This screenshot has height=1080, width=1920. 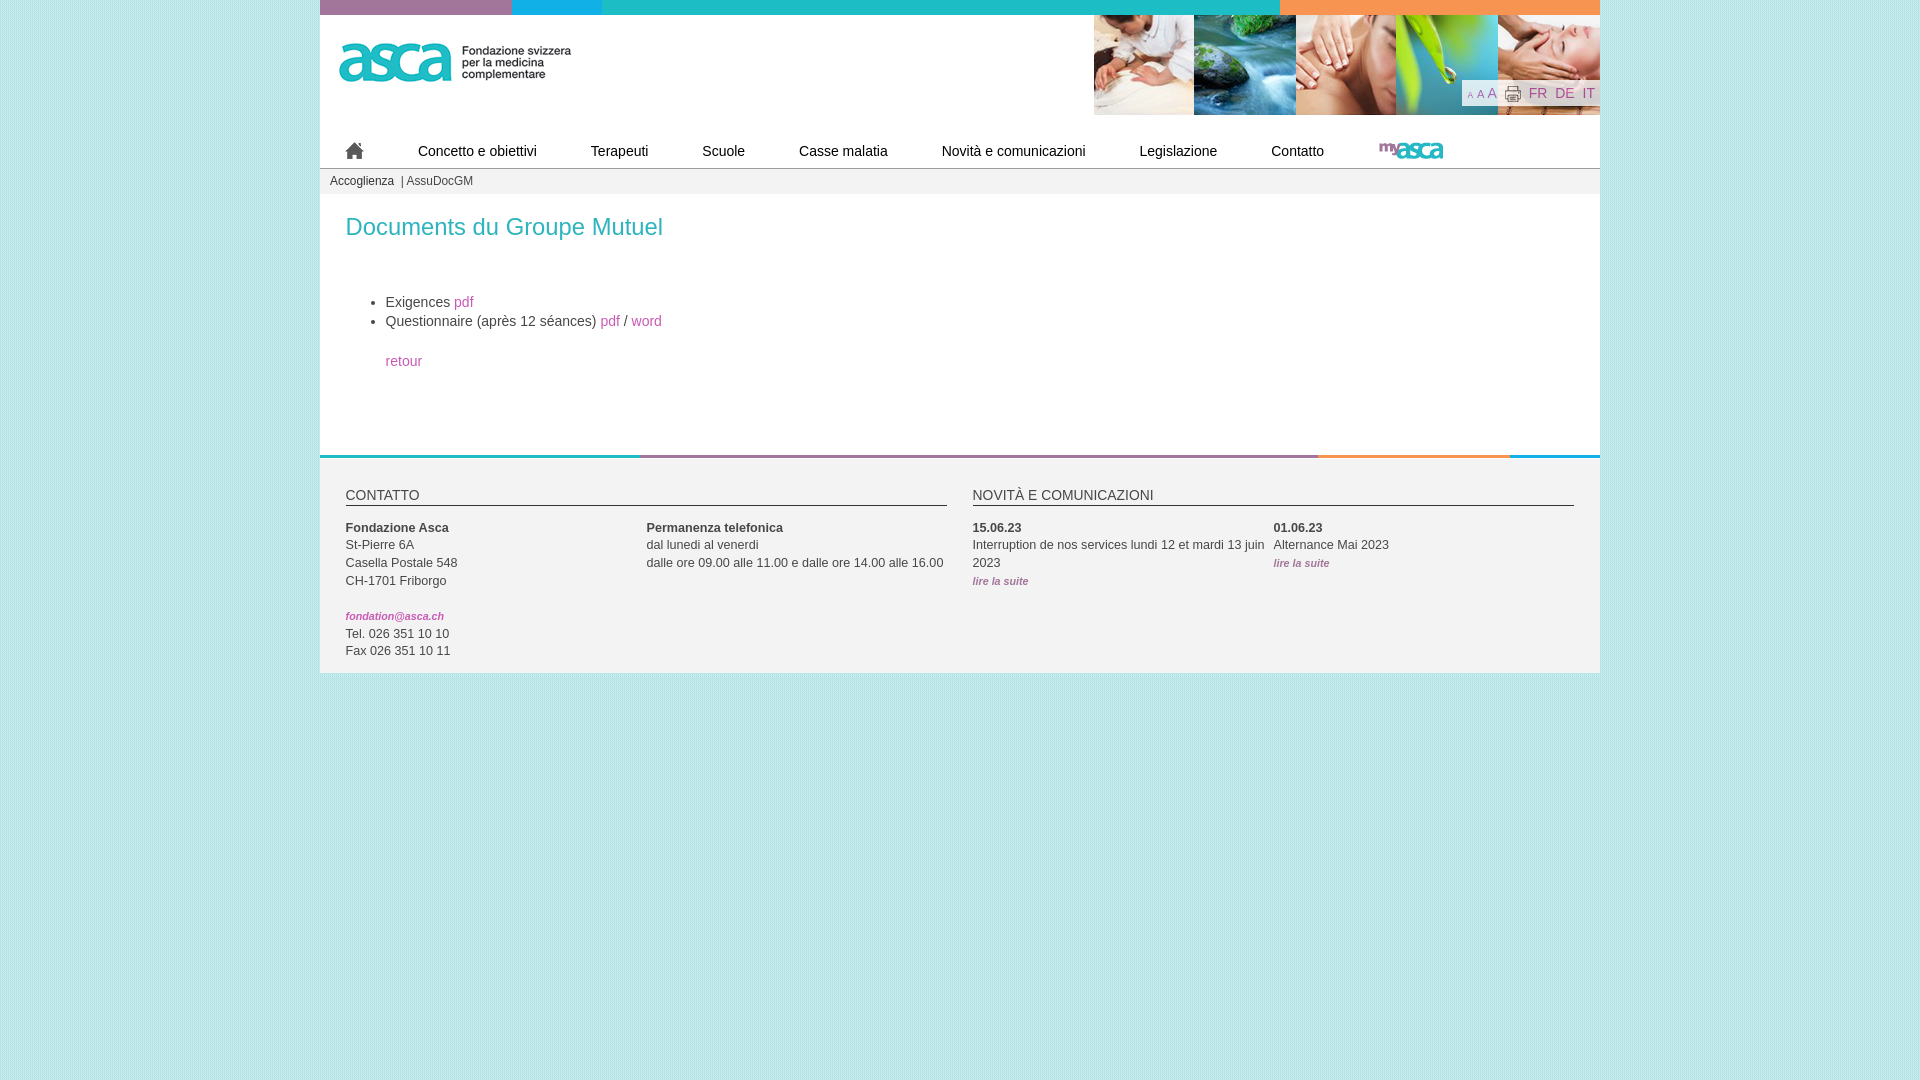 I want to click on 'IT', so click(x=1587, y=92).